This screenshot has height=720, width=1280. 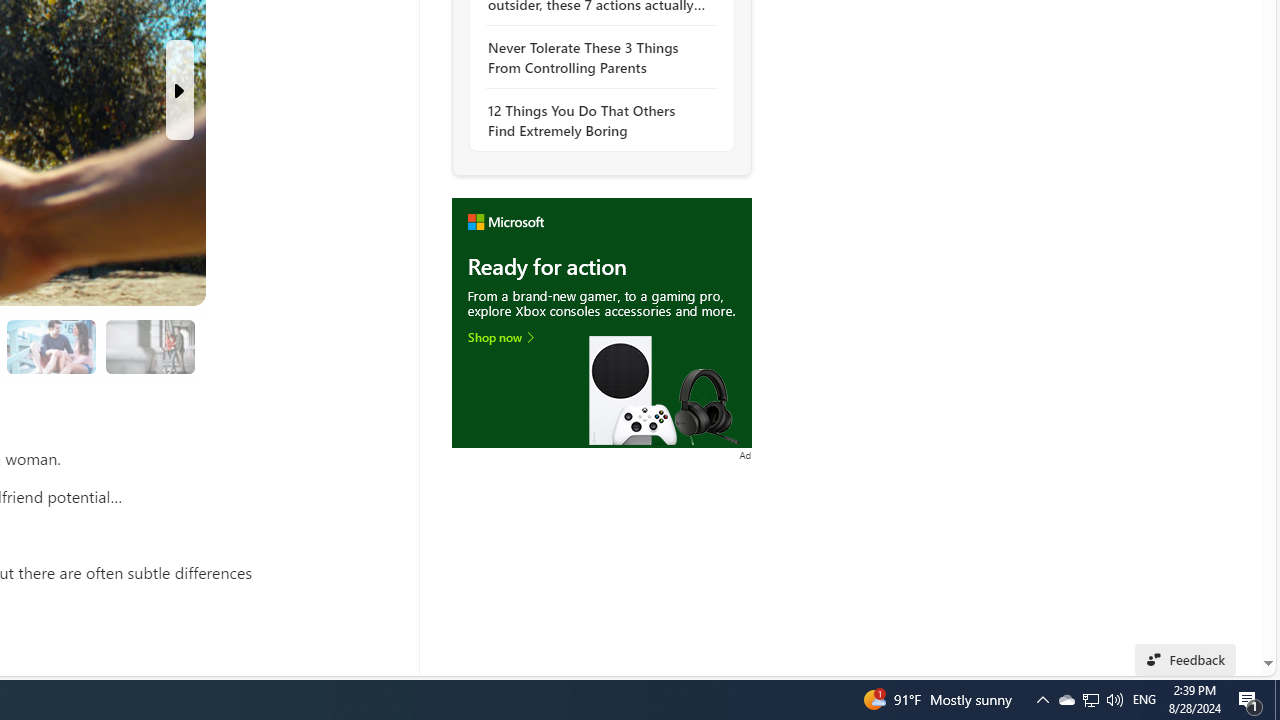 What do you see at coordinates (595, 56) in the screenshot?
I see `'Never Tolerate These 3 Things From Controlling Parents'` at bounding box center [595, 56].